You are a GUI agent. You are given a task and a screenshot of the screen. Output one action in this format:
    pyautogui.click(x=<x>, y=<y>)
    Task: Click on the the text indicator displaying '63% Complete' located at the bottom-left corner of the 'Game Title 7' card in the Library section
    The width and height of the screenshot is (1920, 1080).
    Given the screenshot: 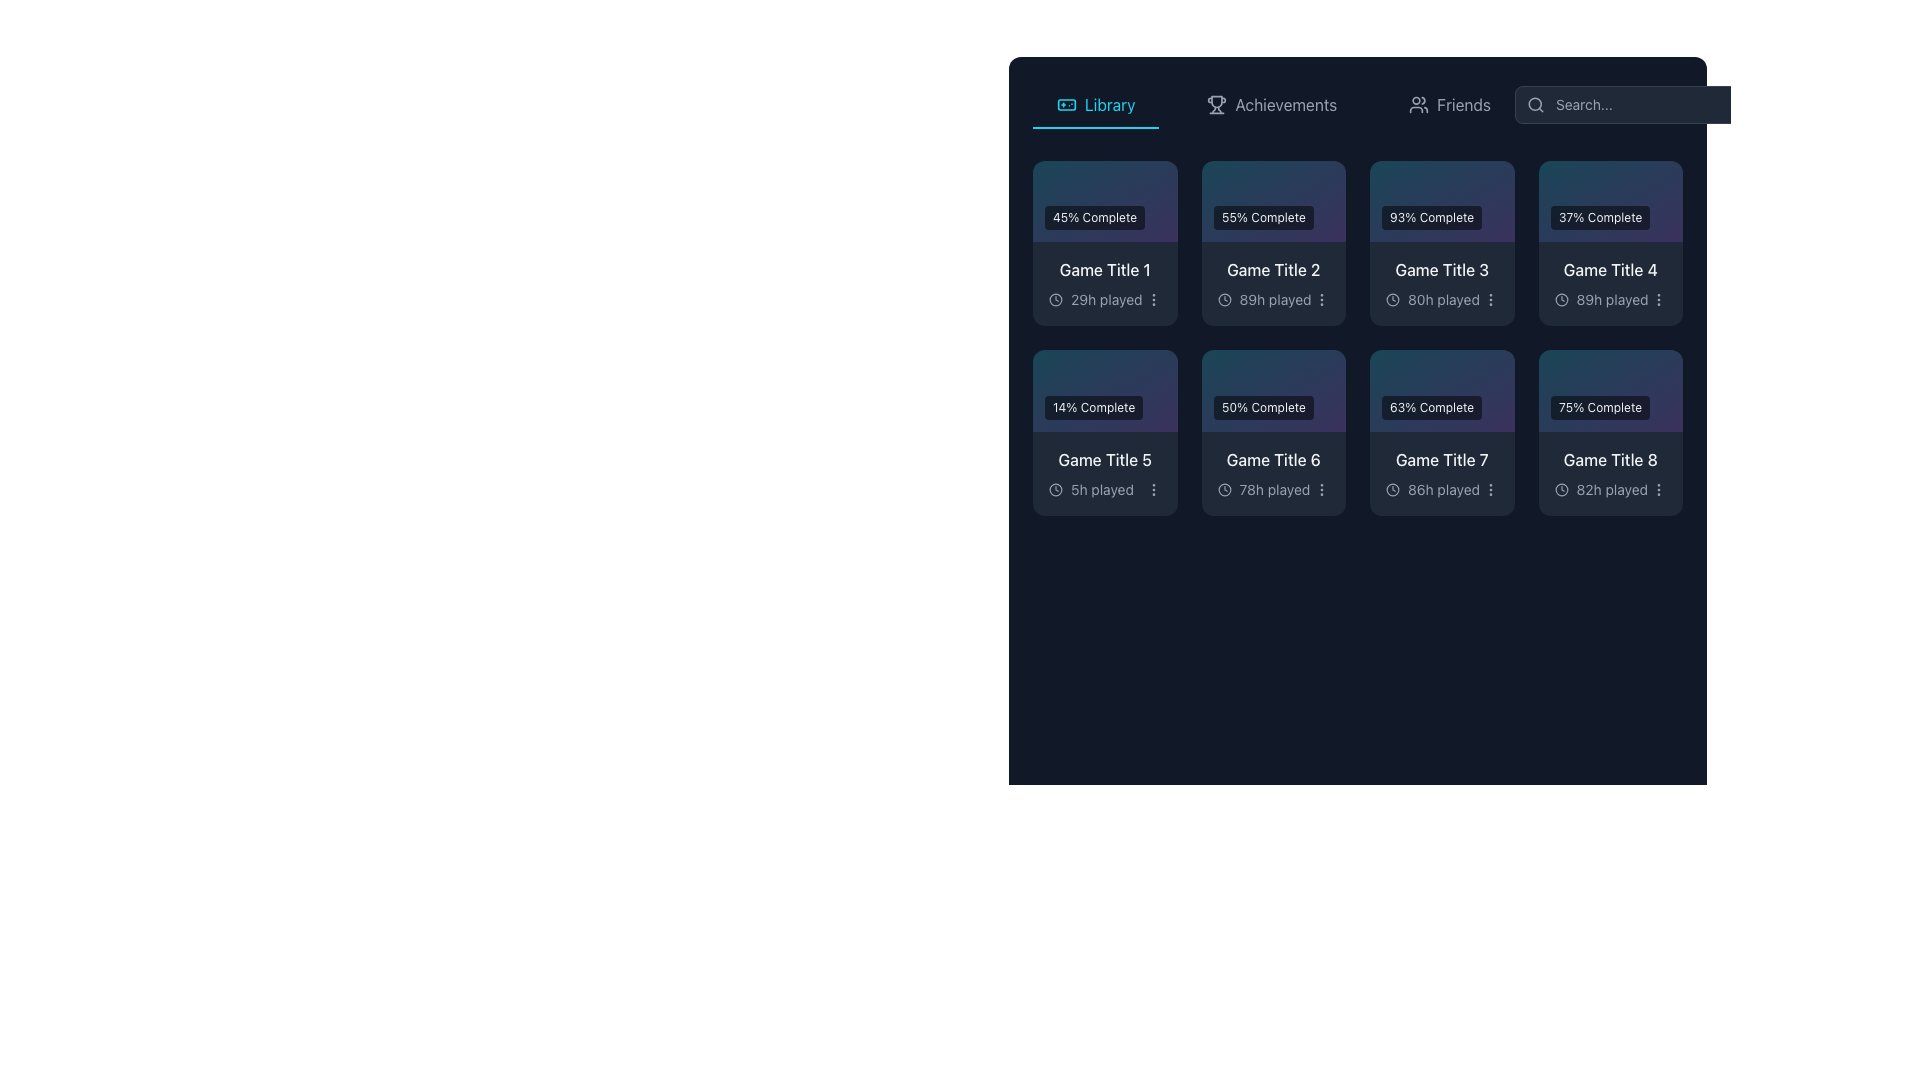 What is the action you would take?
    pyautogui.click(x=1431, y=406)
    